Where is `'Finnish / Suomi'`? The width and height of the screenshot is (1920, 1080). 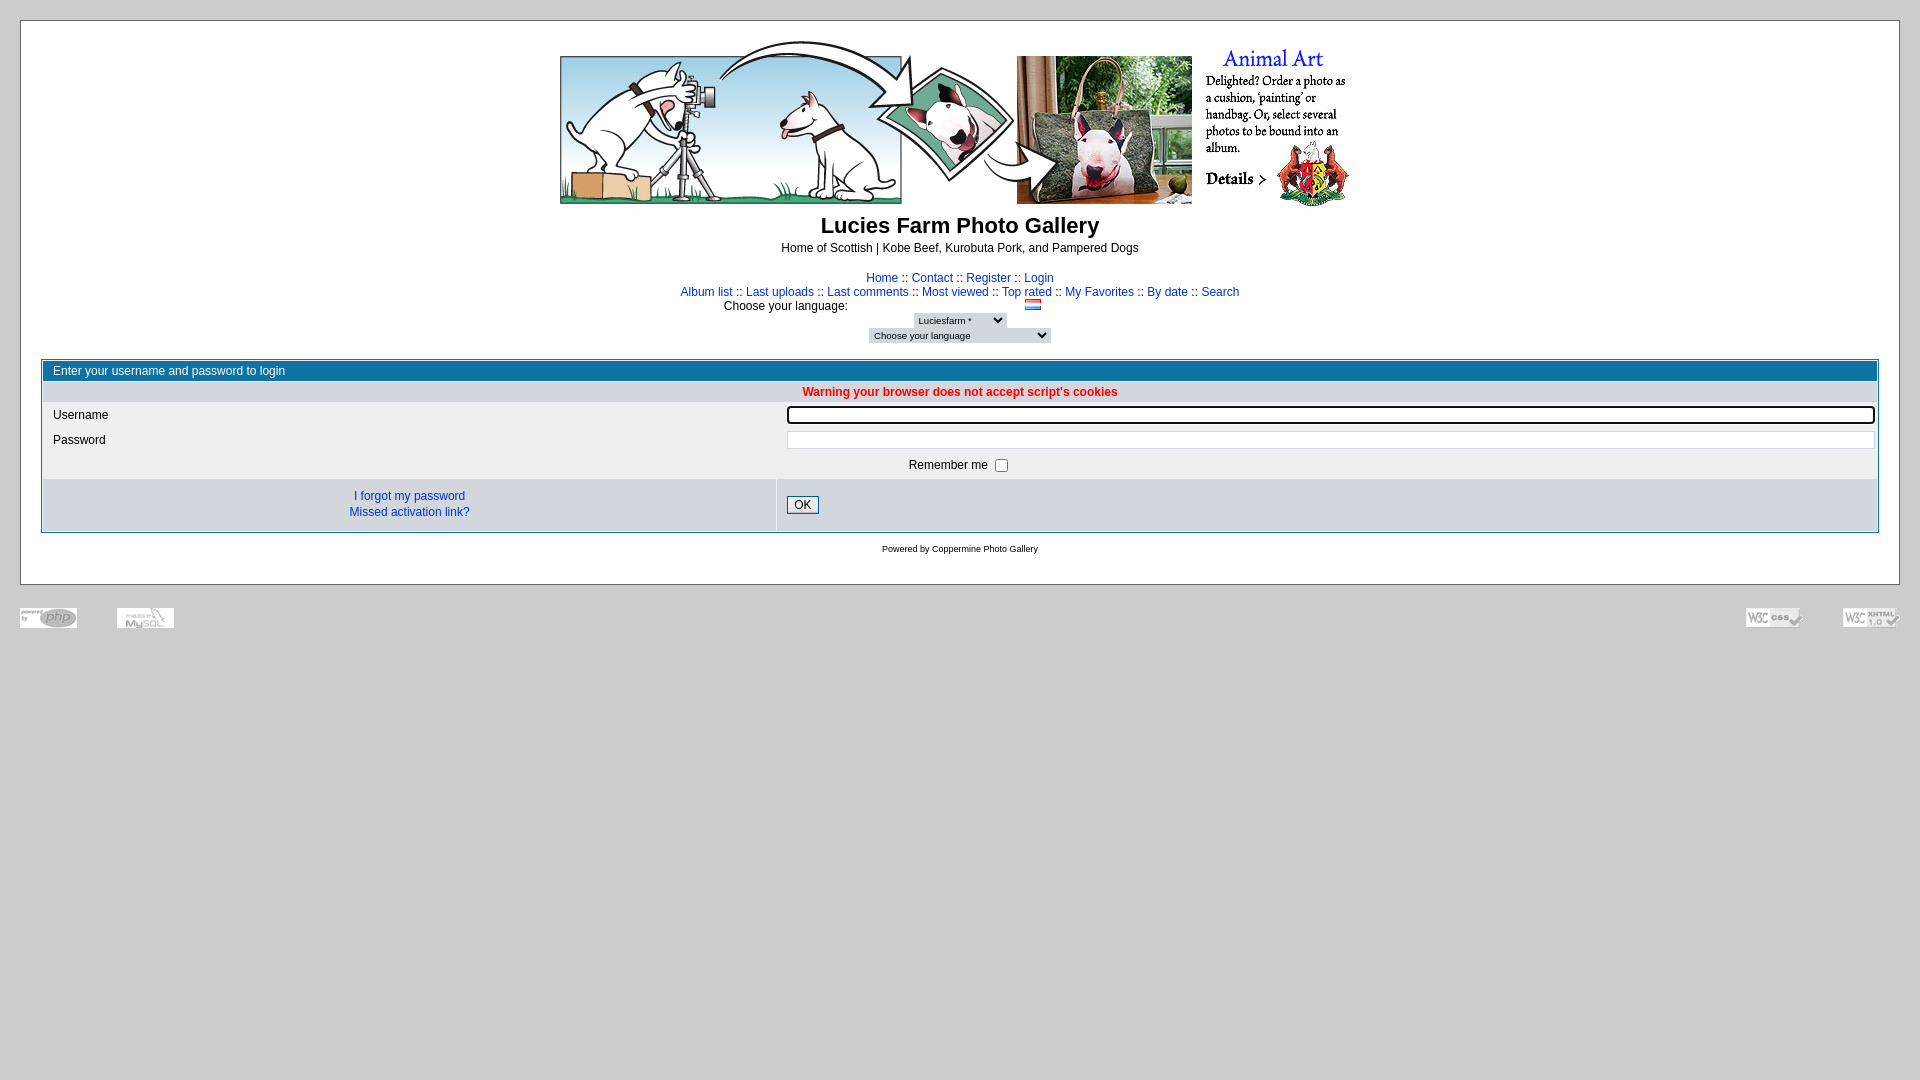 'Finnish / Suomi' is located at coordinates (954, 304).